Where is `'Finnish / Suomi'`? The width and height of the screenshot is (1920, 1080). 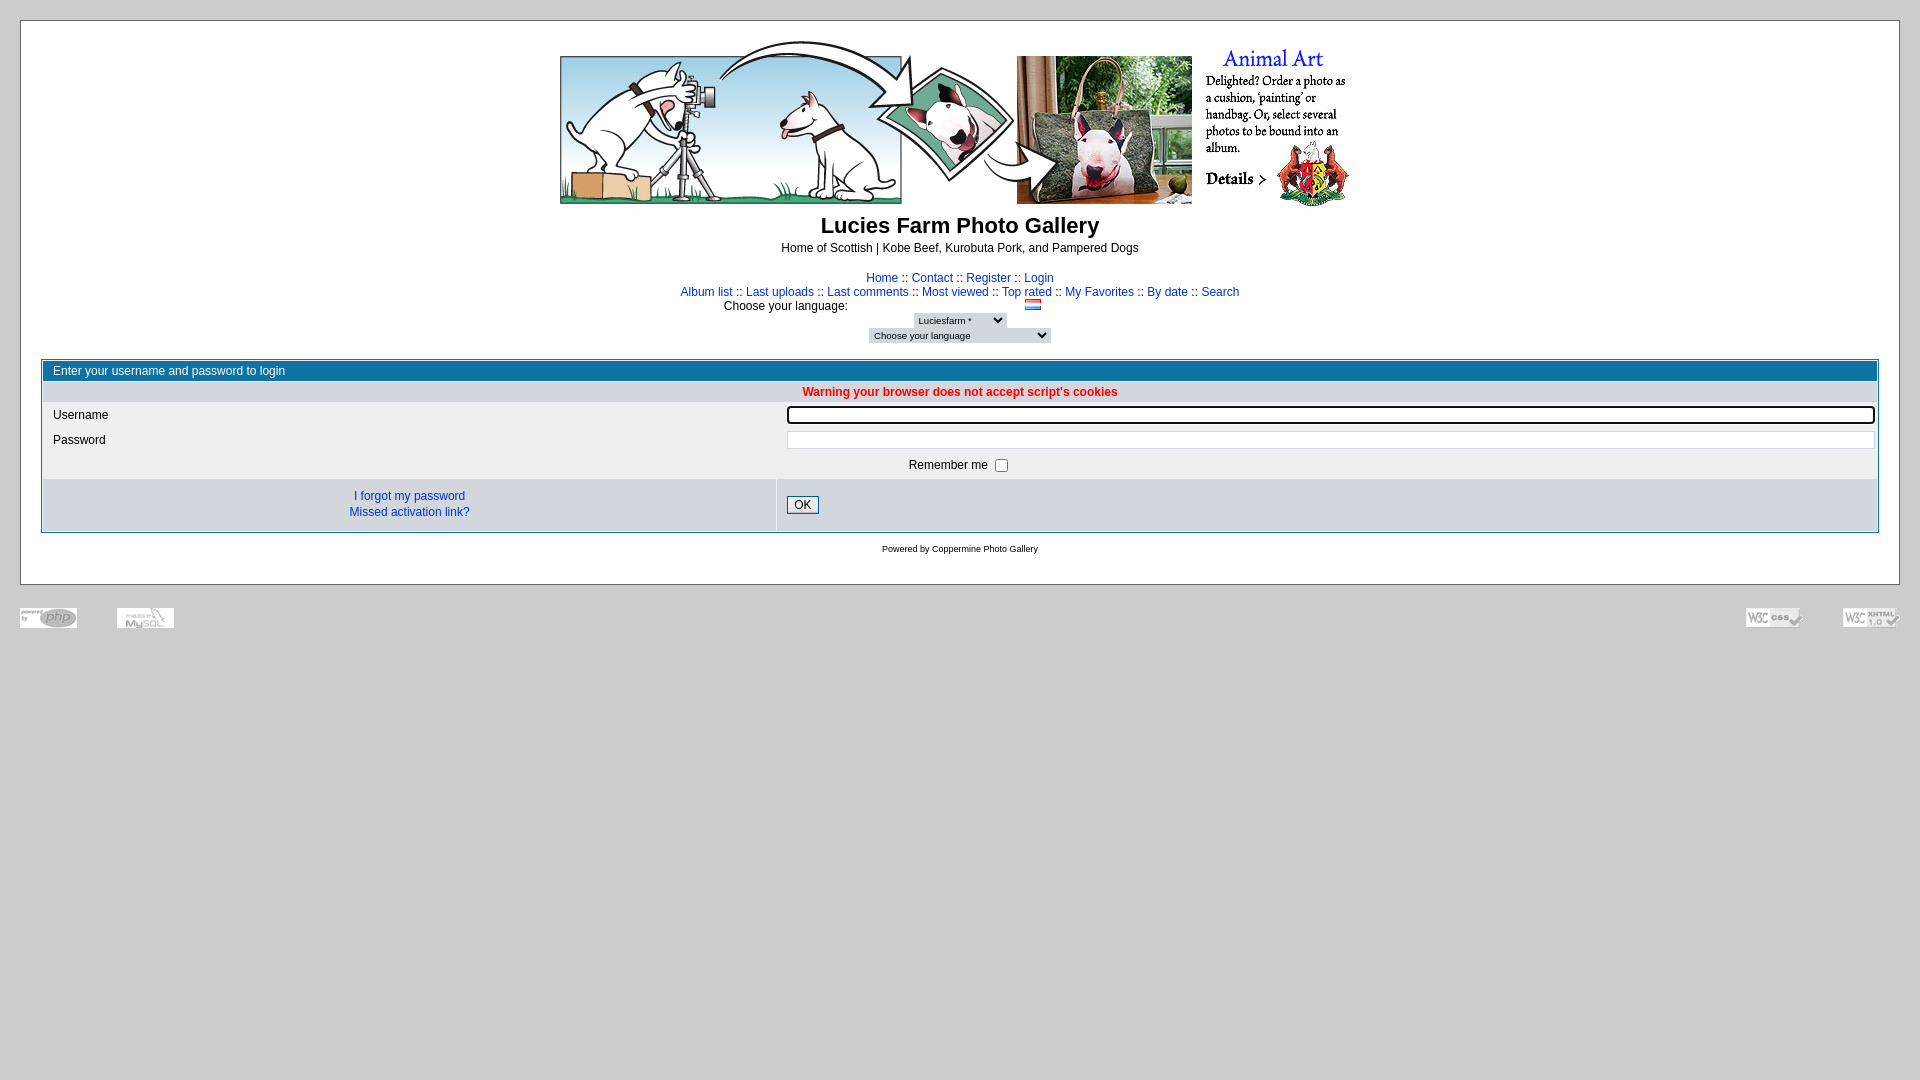 'Finnish / Suomi' is located at coordinates (954, 304).